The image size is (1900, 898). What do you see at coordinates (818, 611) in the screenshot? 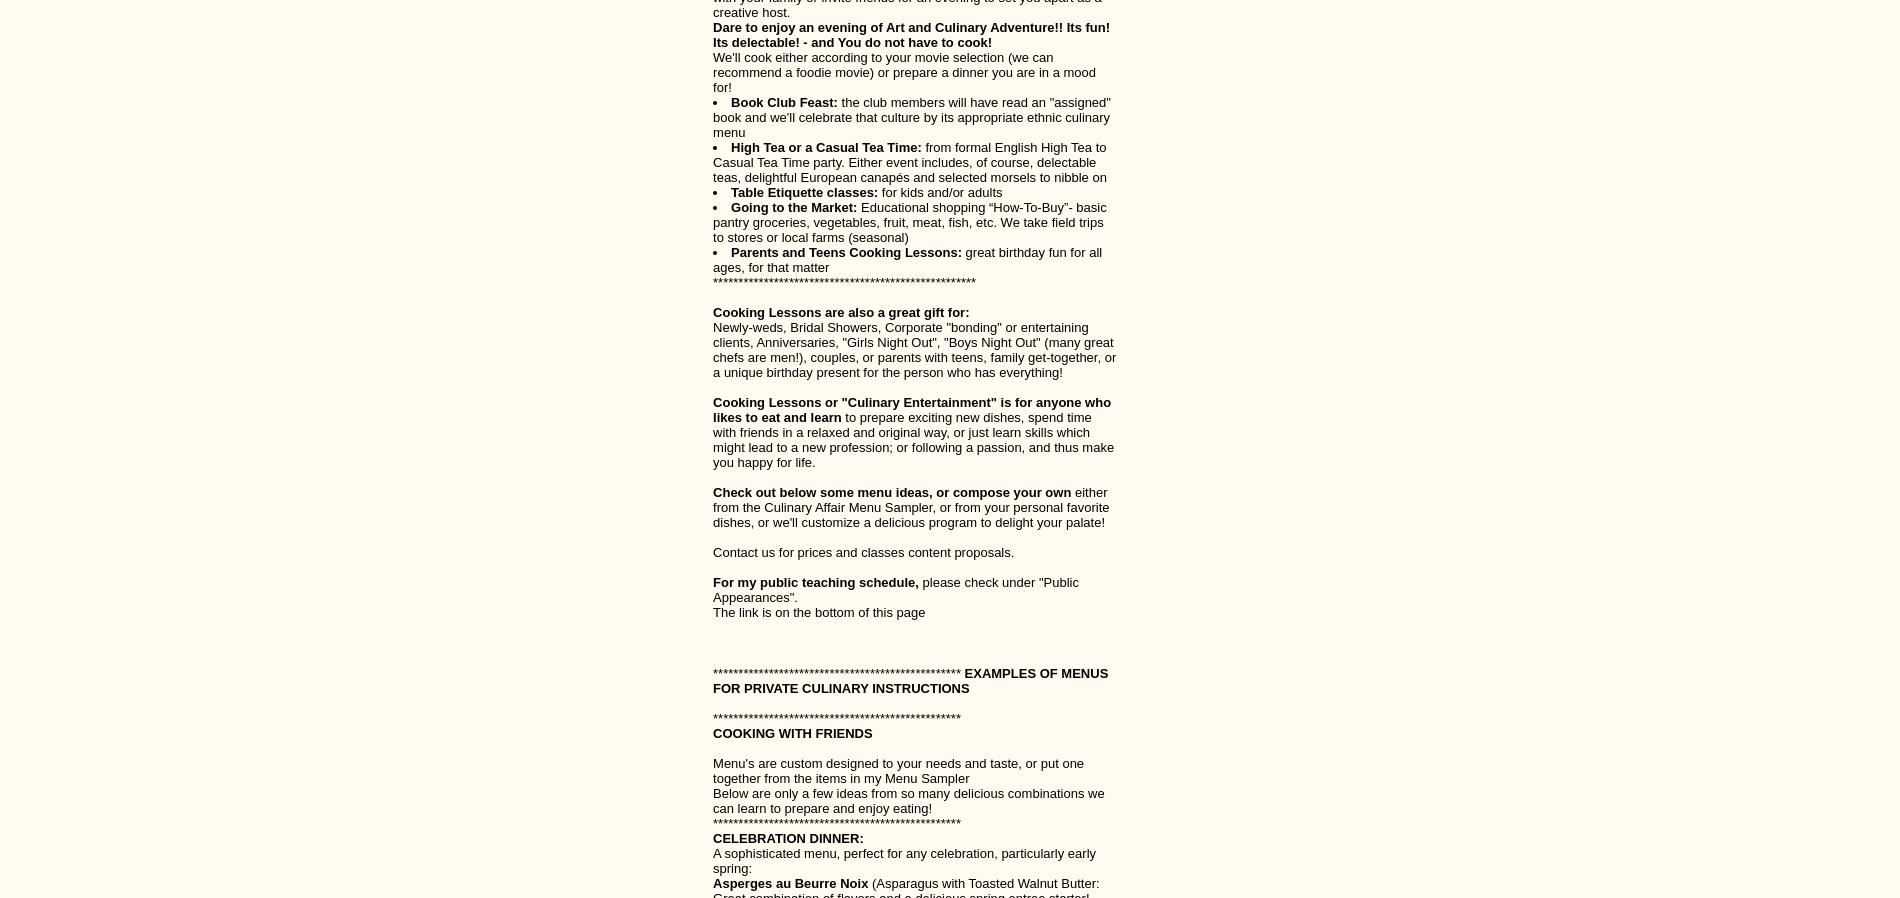
I see `'The link is on the bottom of this page'` at bounding box center [818, 611].